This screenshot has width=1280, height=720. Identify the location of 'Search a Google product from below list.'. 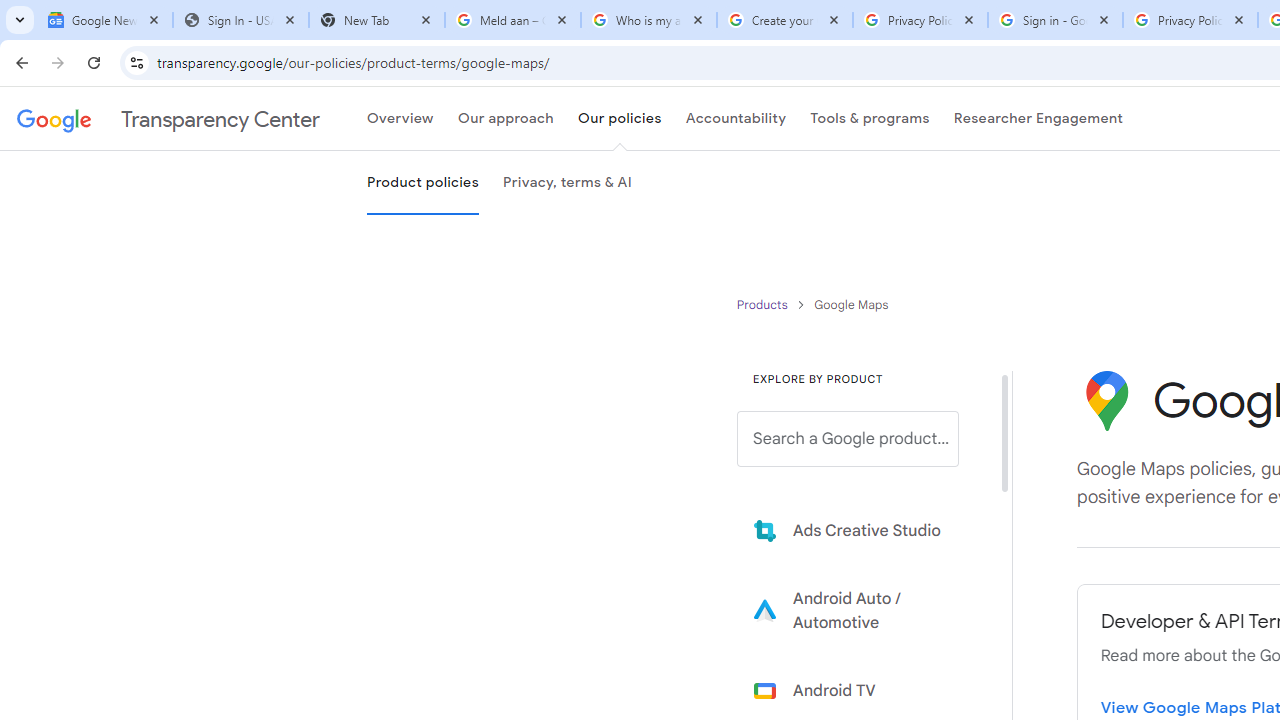
(848, 438).